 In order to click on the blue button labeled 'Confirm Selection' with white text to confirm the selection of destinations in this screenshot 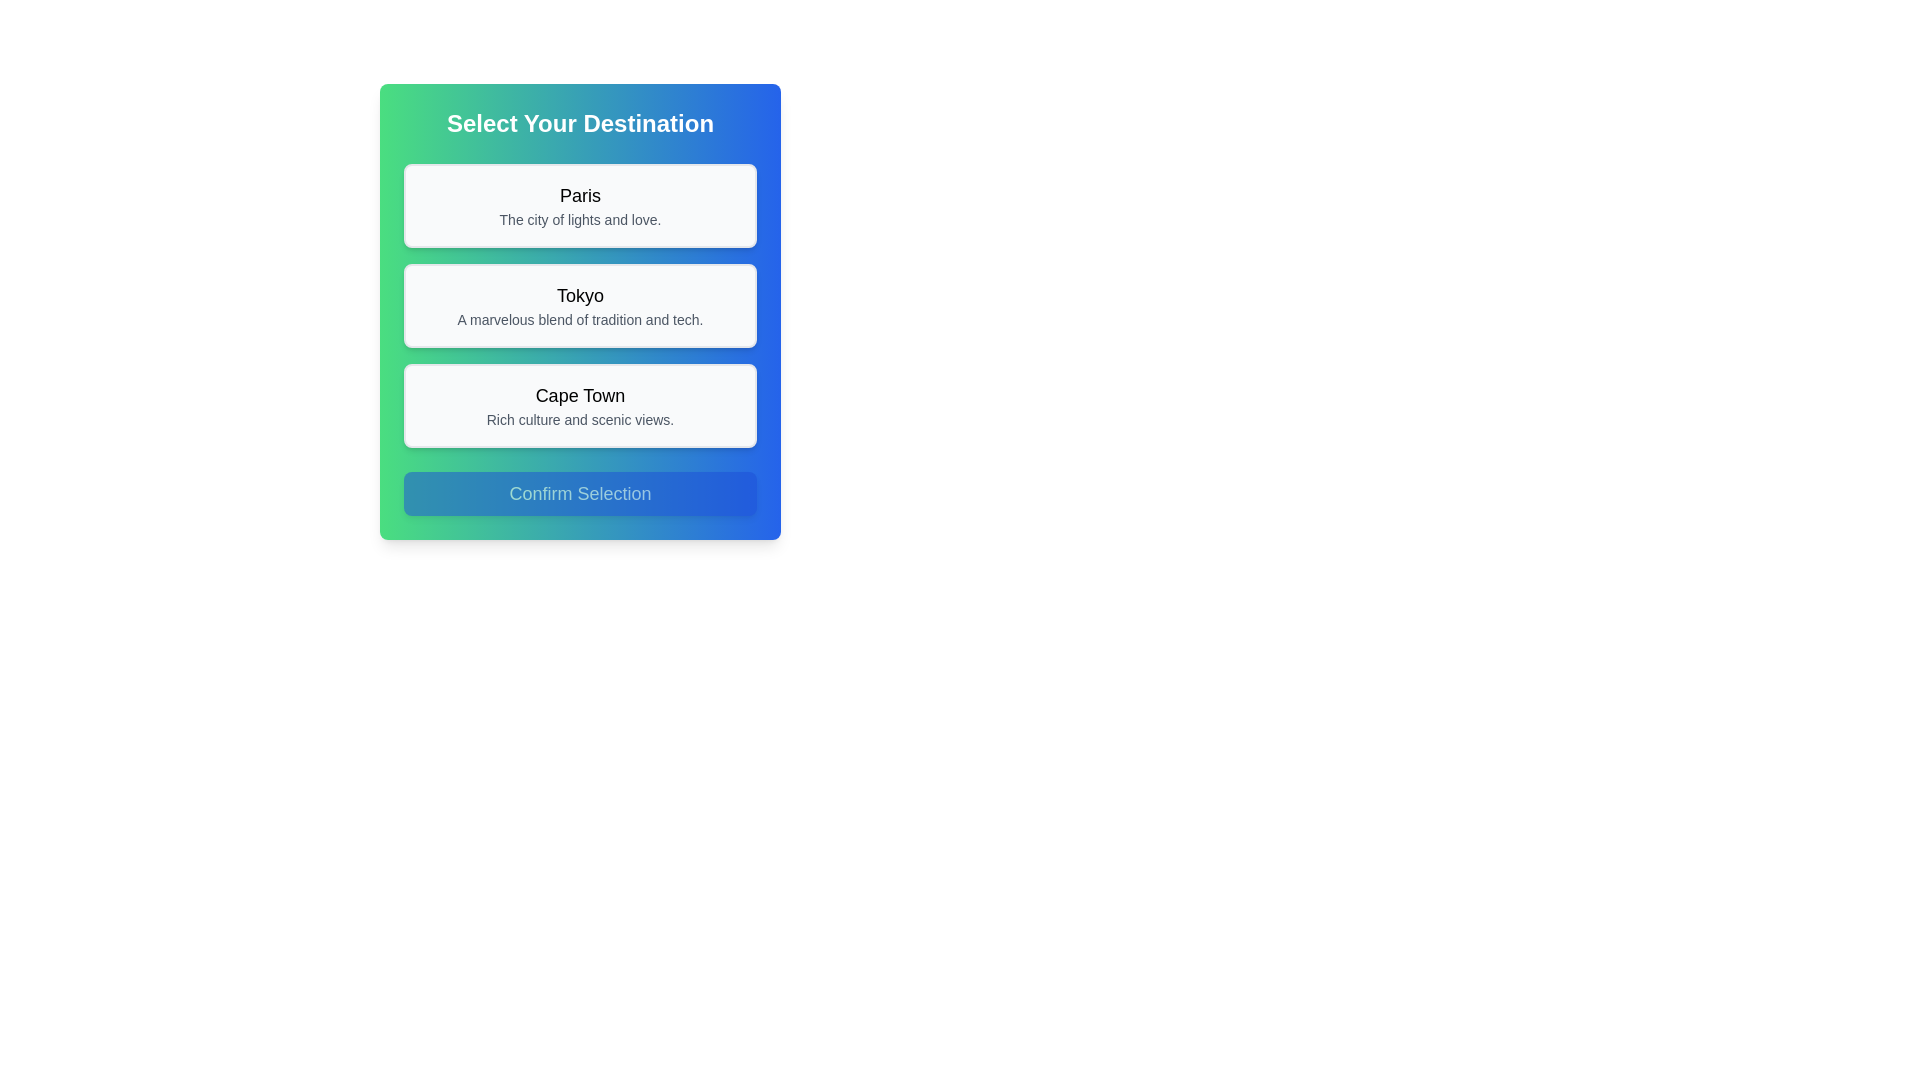, I will do `click(579, 493)`.